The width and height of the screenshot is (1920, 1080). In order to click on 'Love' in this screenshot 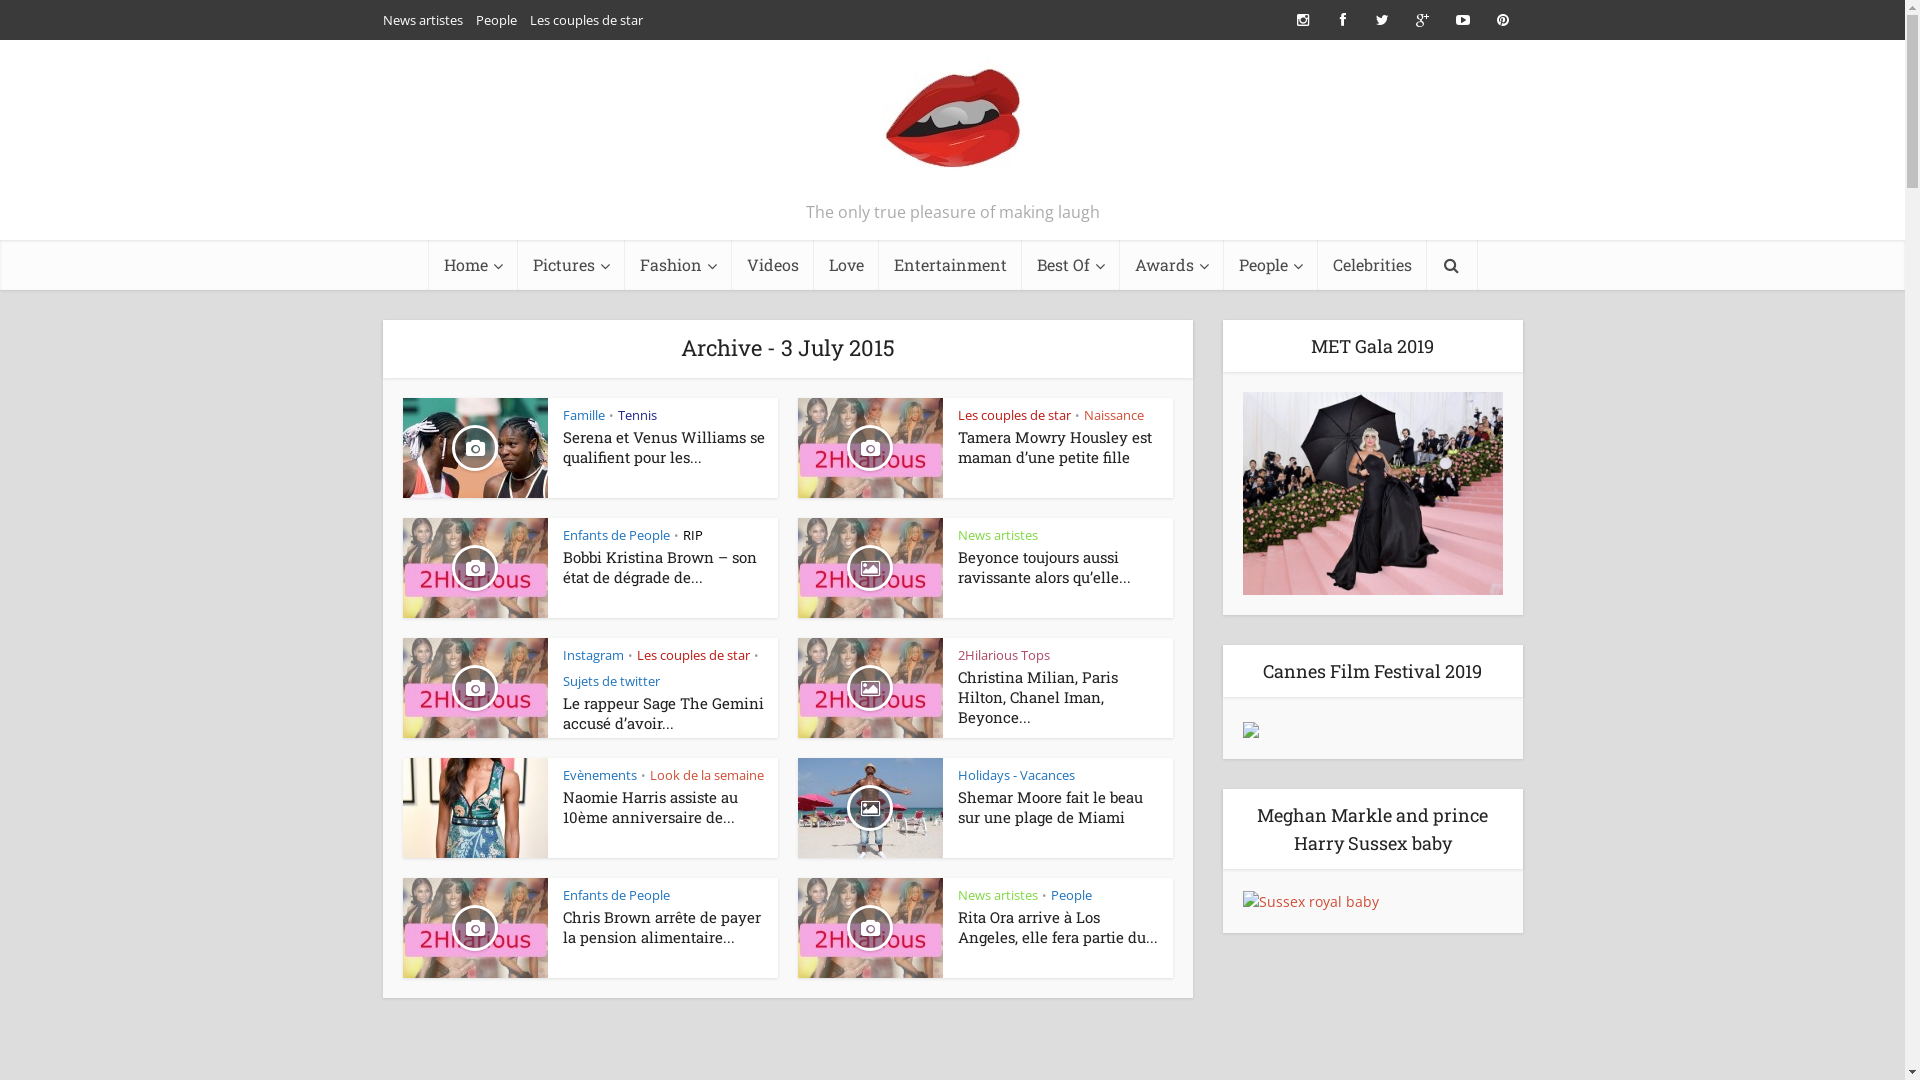, I will do `click(814, 264)`.